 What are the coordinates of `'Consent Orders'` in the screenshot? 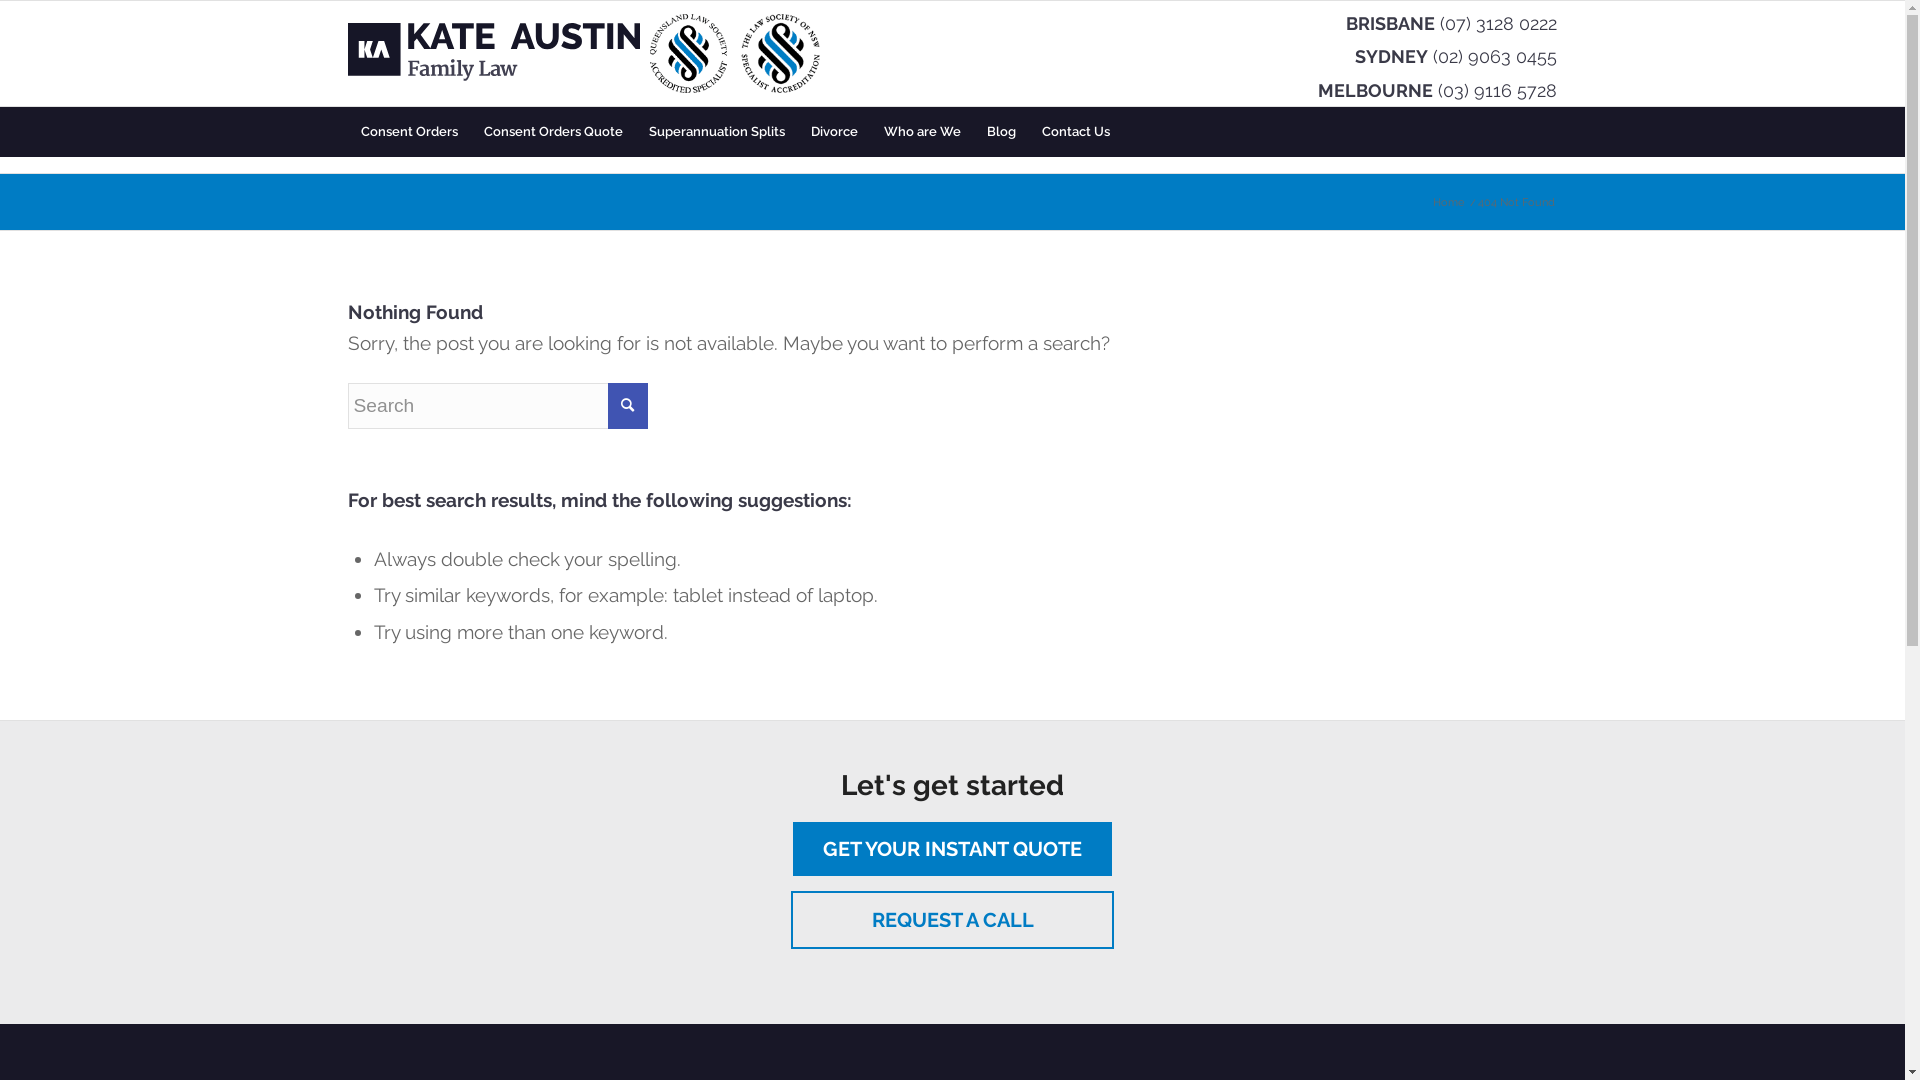 It's located at (408, 131).